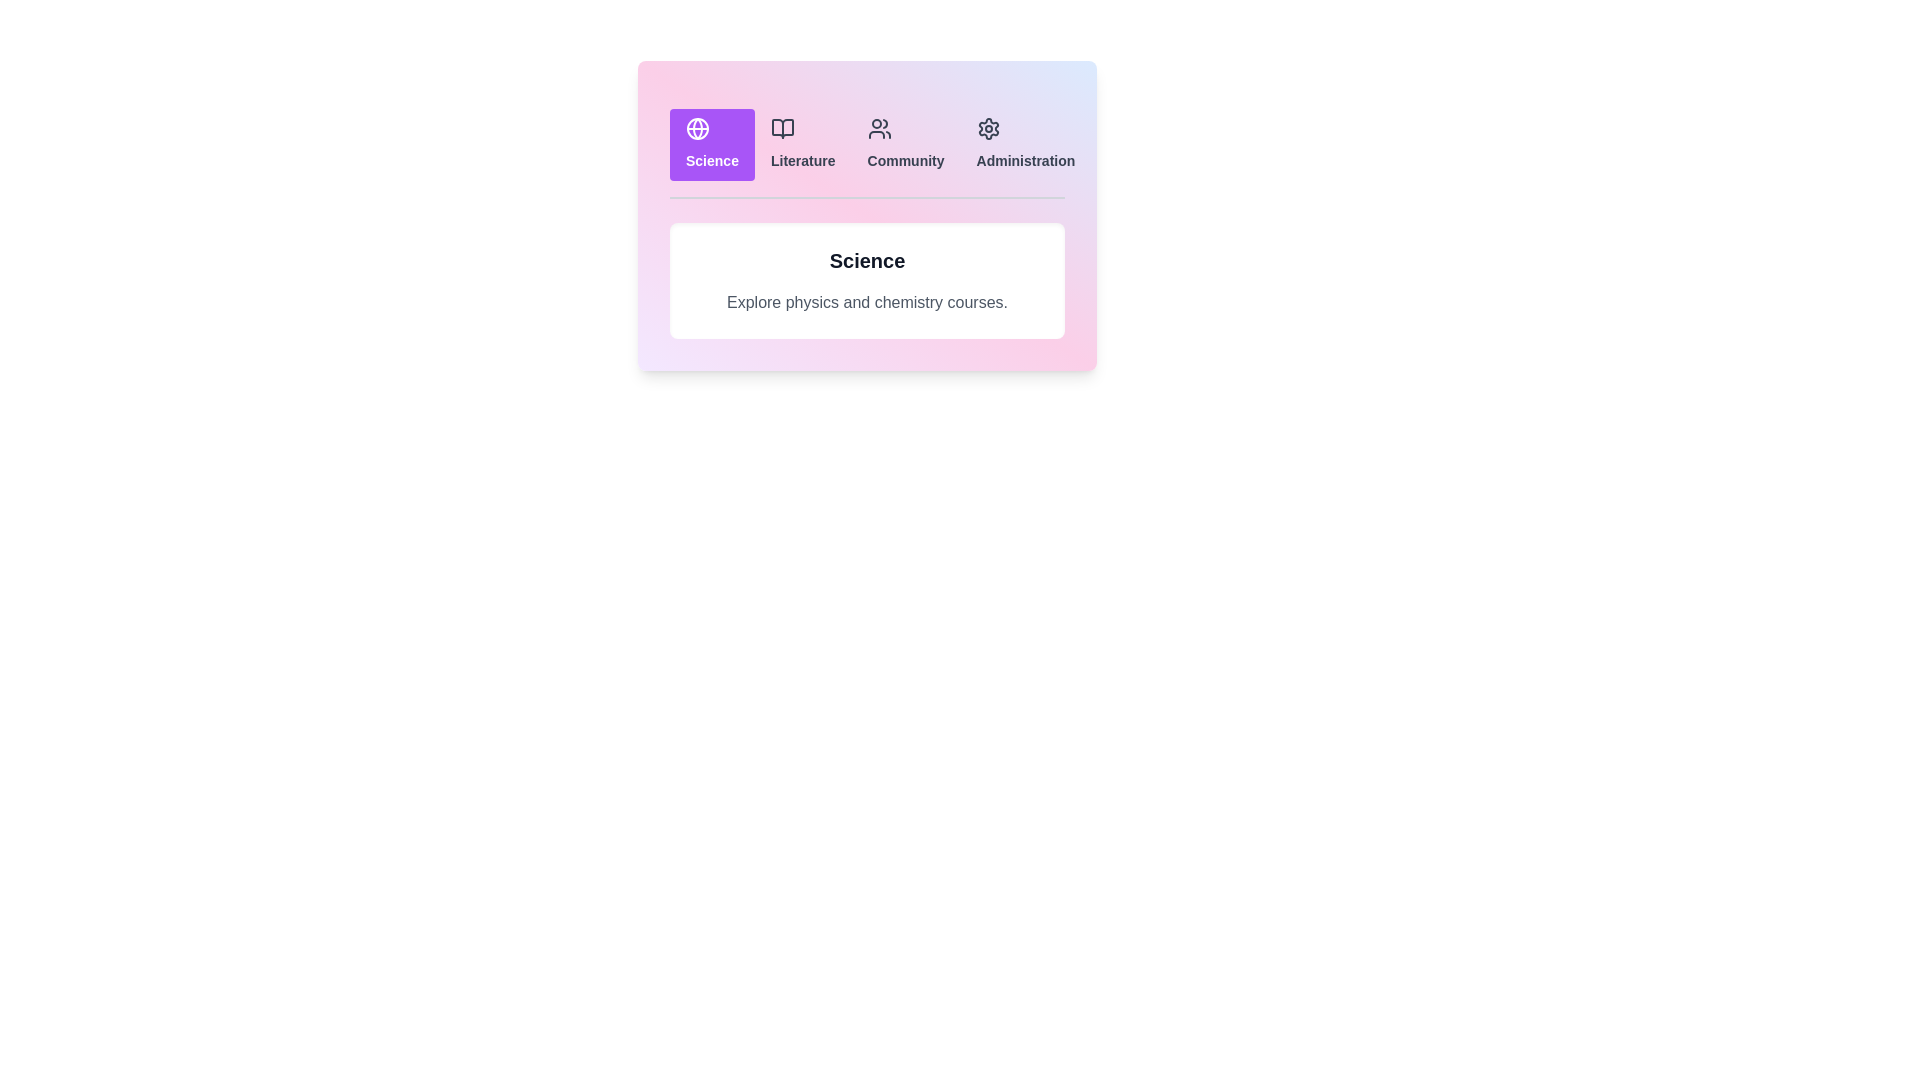  Describe the element at coordinates (1026, 144) in the screenshot. I see `the Administration tab` at that location.